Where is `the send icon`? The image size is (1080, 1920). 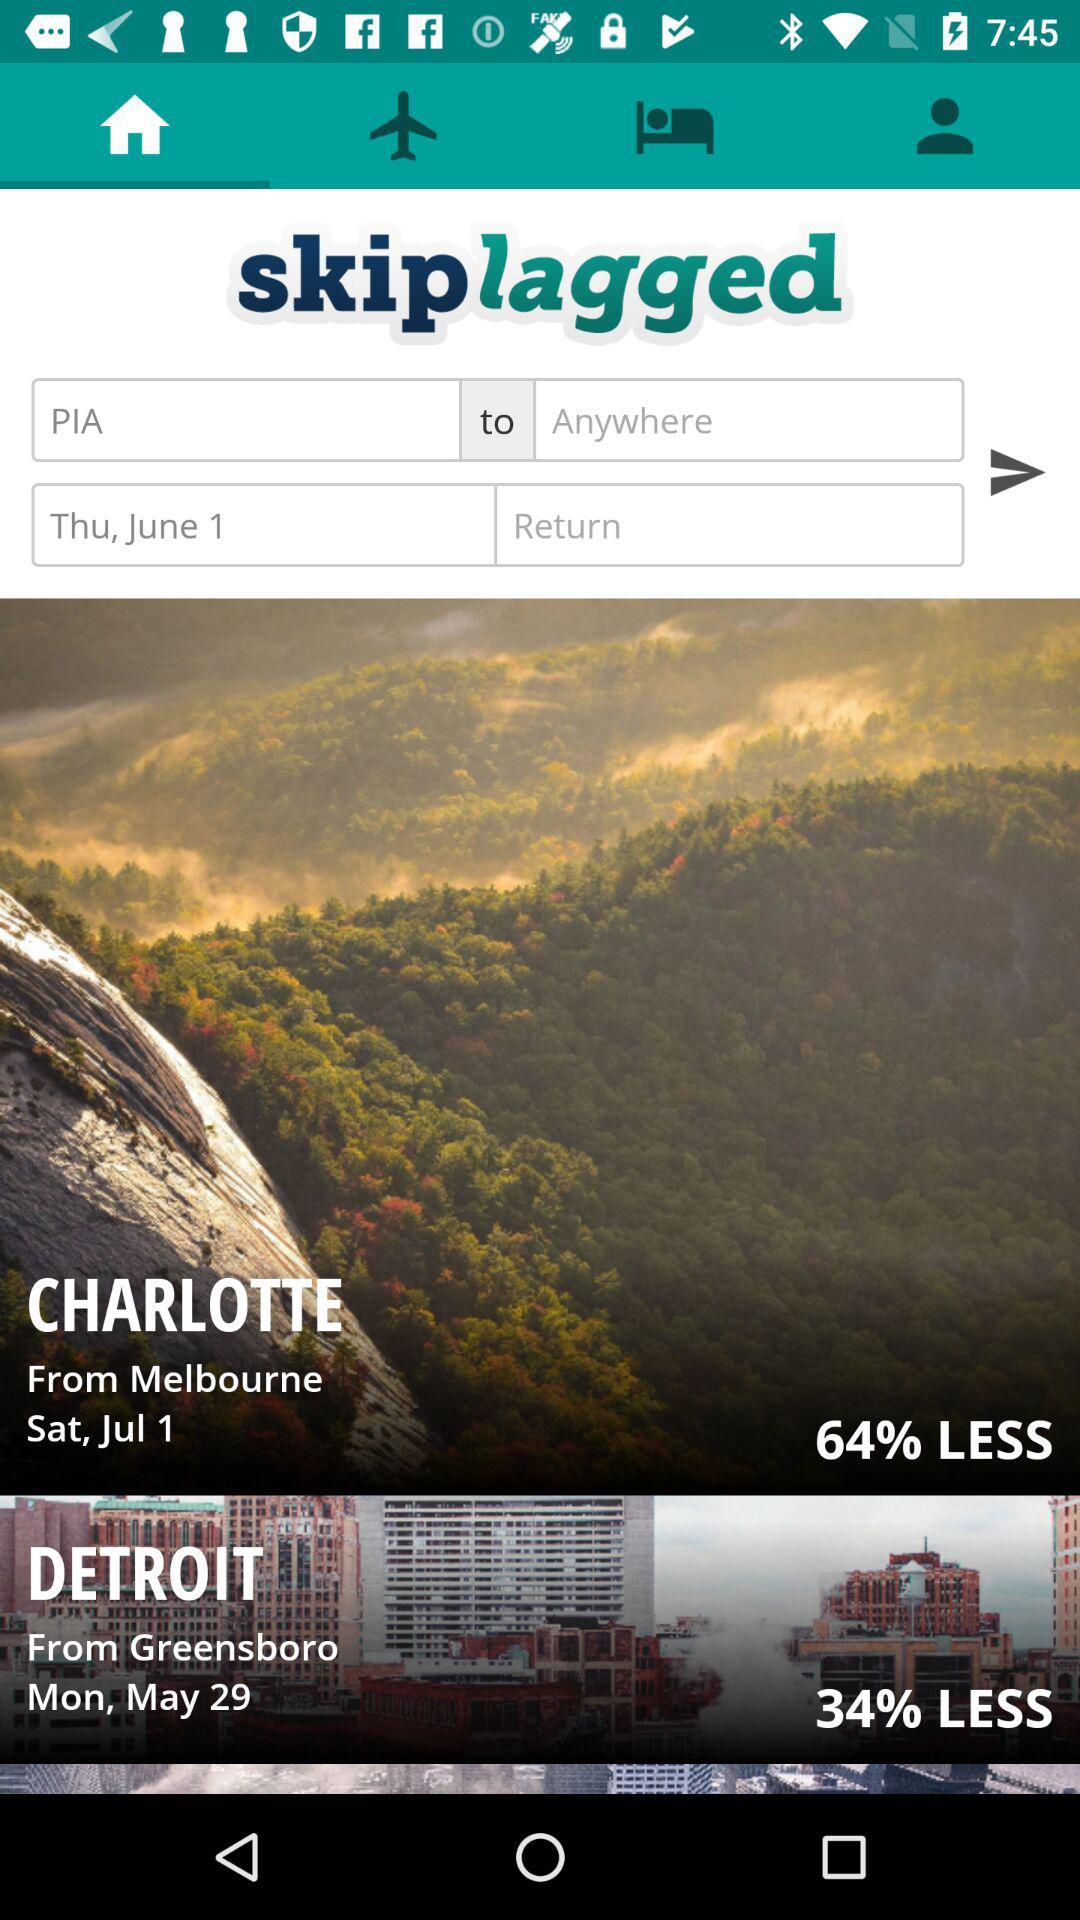 the send icon is located at coordinates (1017, 471).